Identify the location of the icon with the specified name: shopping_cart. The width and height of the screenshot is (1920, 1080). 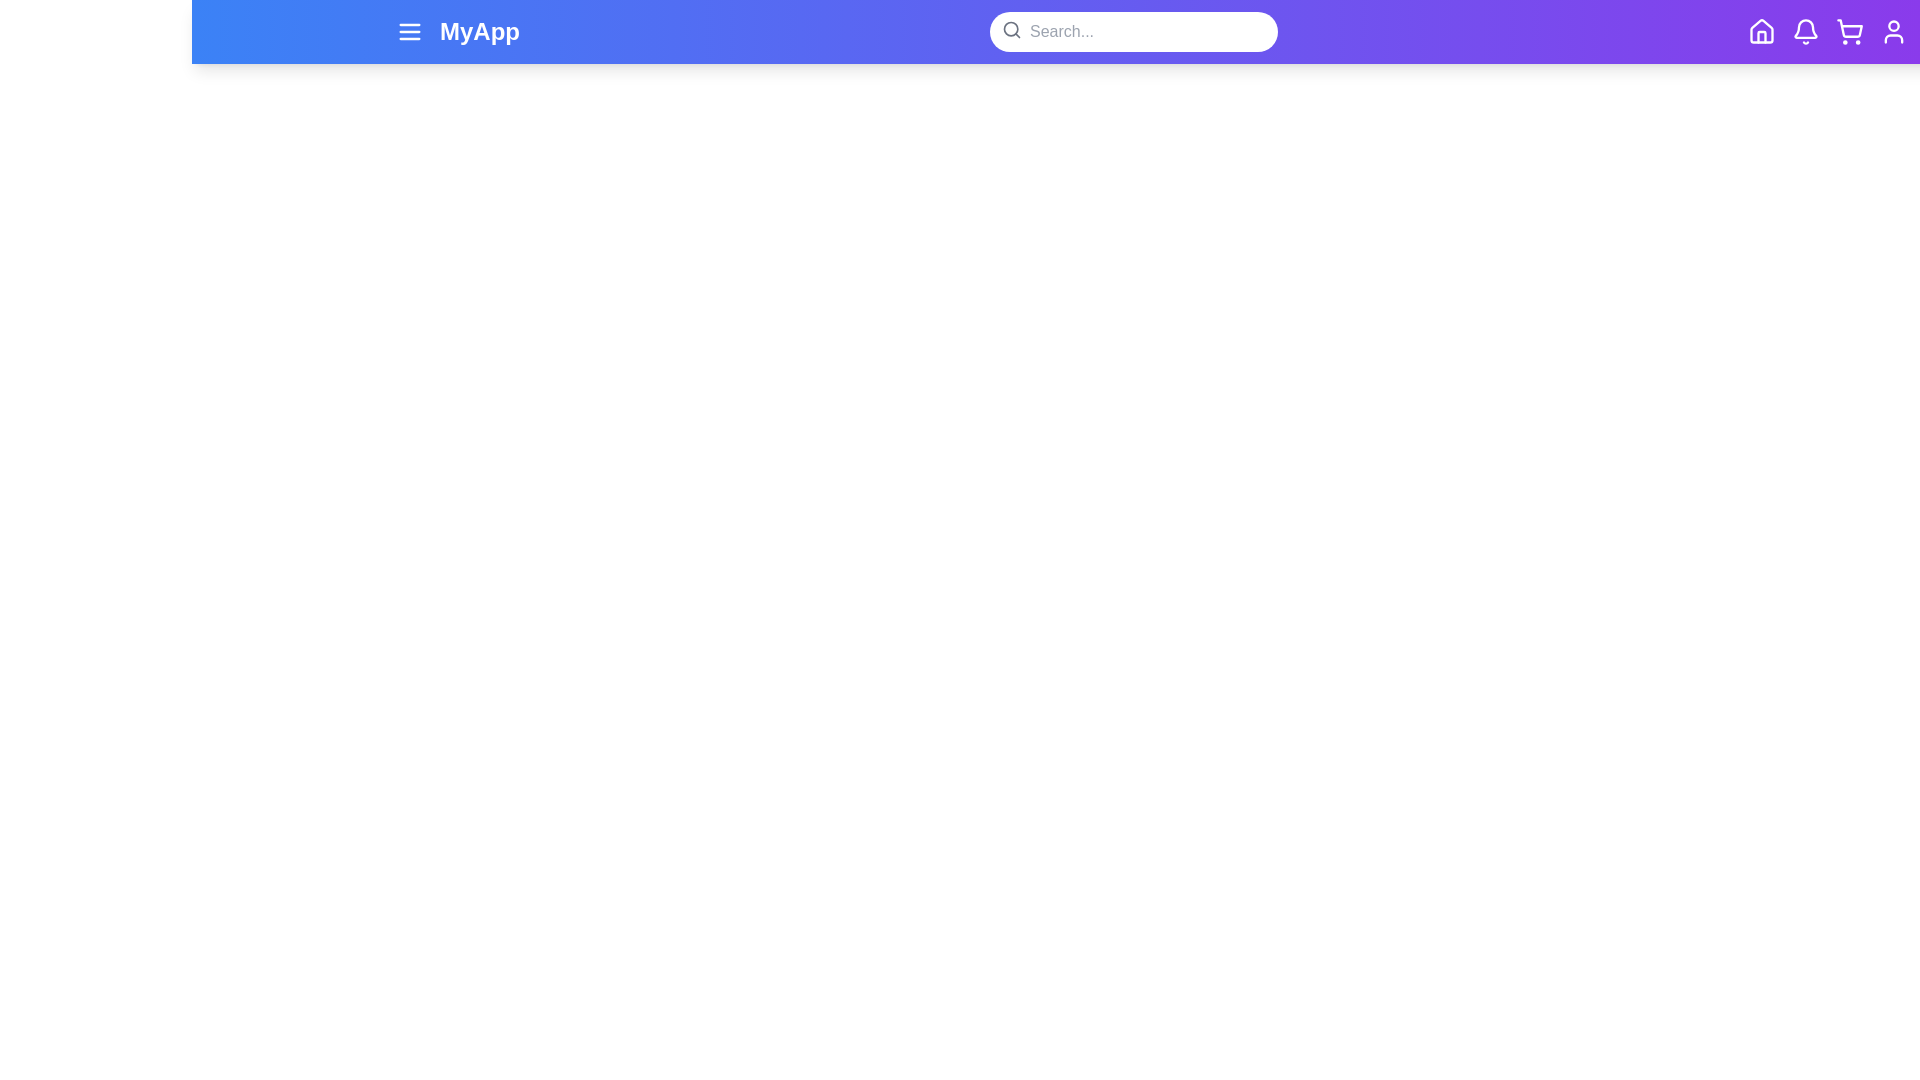
(1848, 31).